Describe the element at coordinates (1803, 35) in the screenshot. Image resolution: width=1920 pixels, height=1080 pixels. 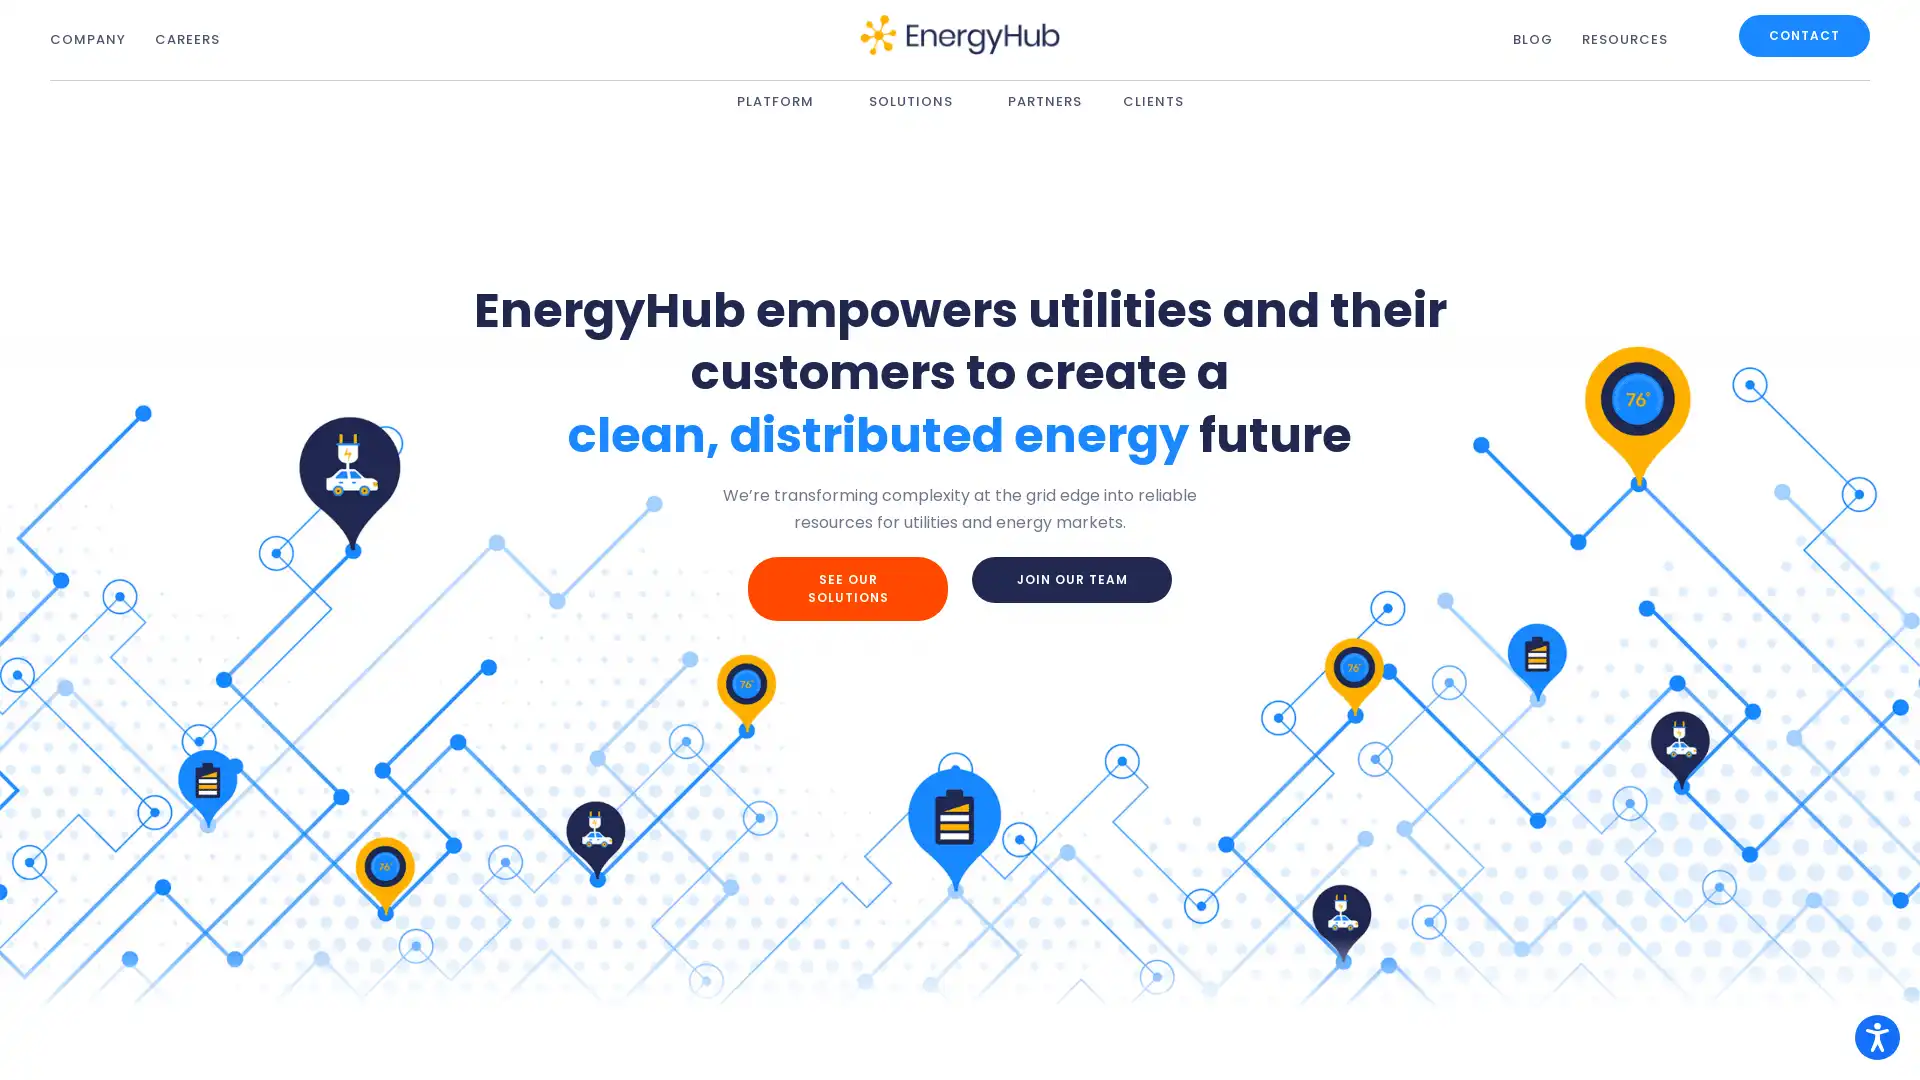
I see `CONTACT` at that location.